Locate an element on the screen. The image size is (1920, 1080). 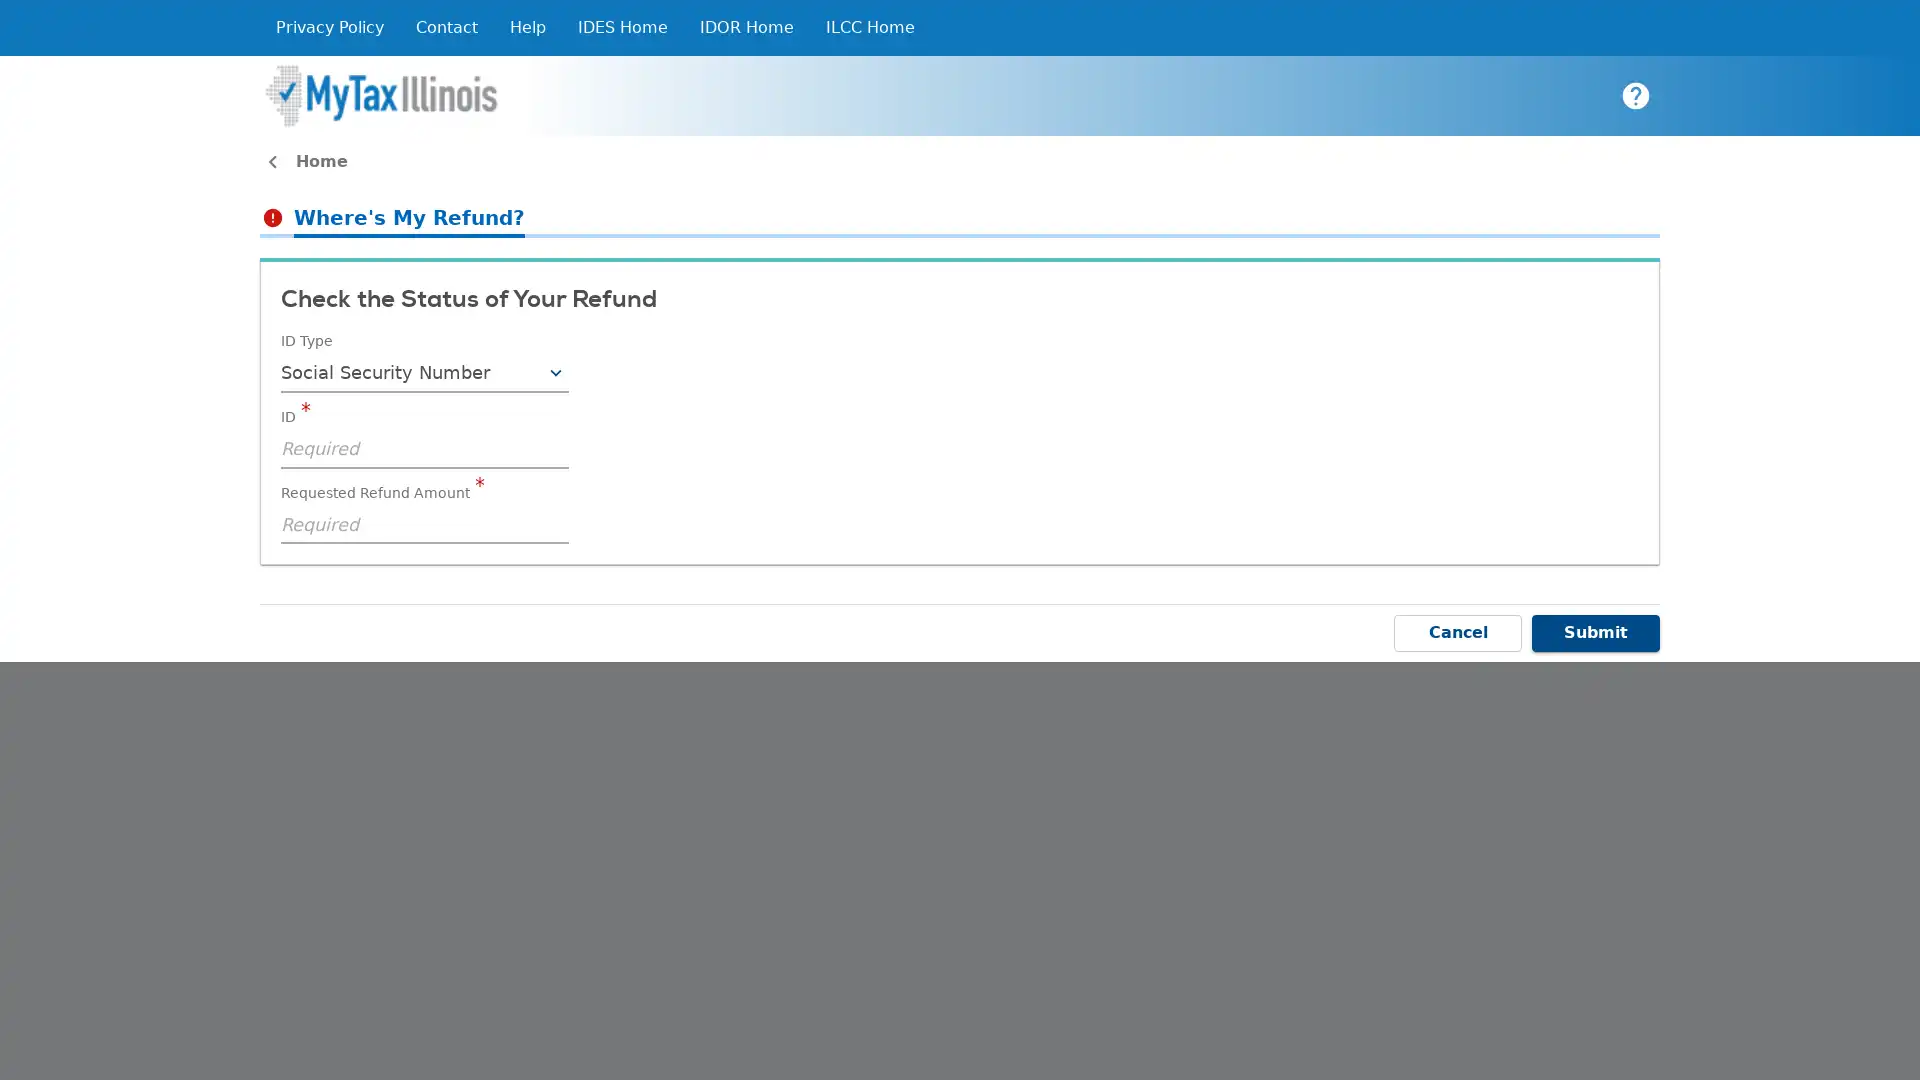
Toggle Combobox is located at coordinates (556, 373).